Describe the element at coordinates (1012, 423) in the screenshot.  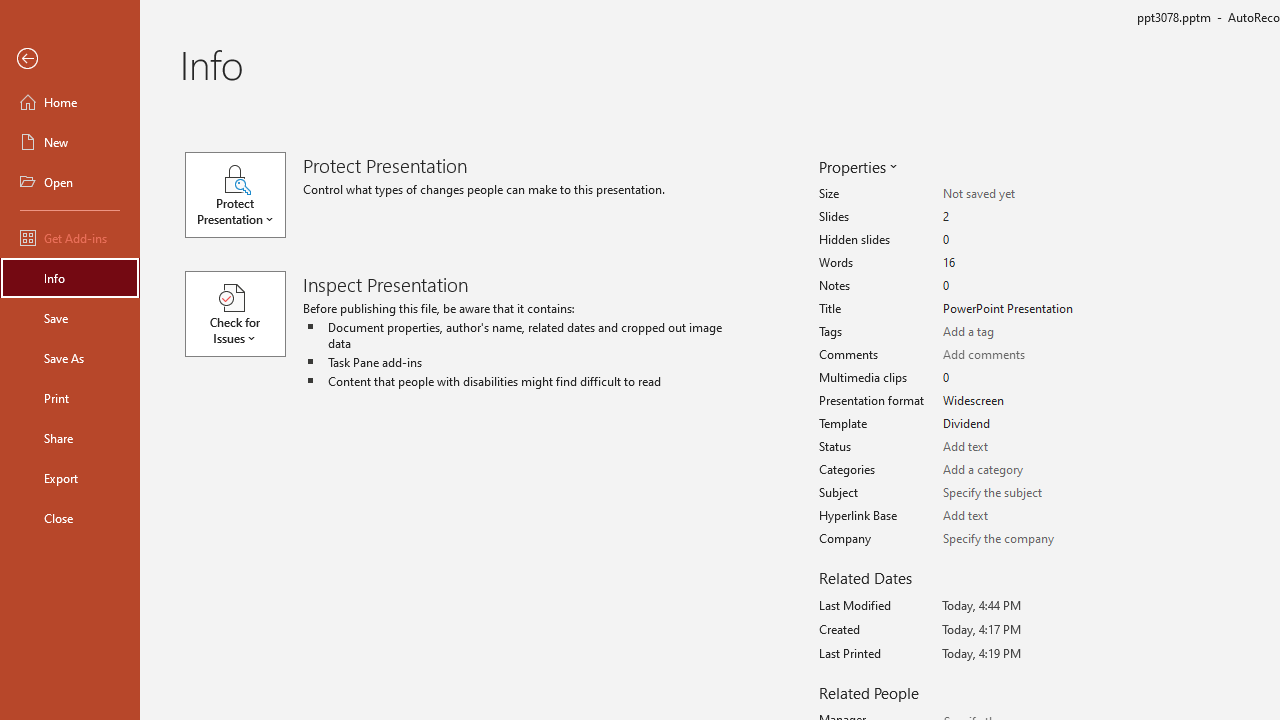
I see `'Template'` at that location.